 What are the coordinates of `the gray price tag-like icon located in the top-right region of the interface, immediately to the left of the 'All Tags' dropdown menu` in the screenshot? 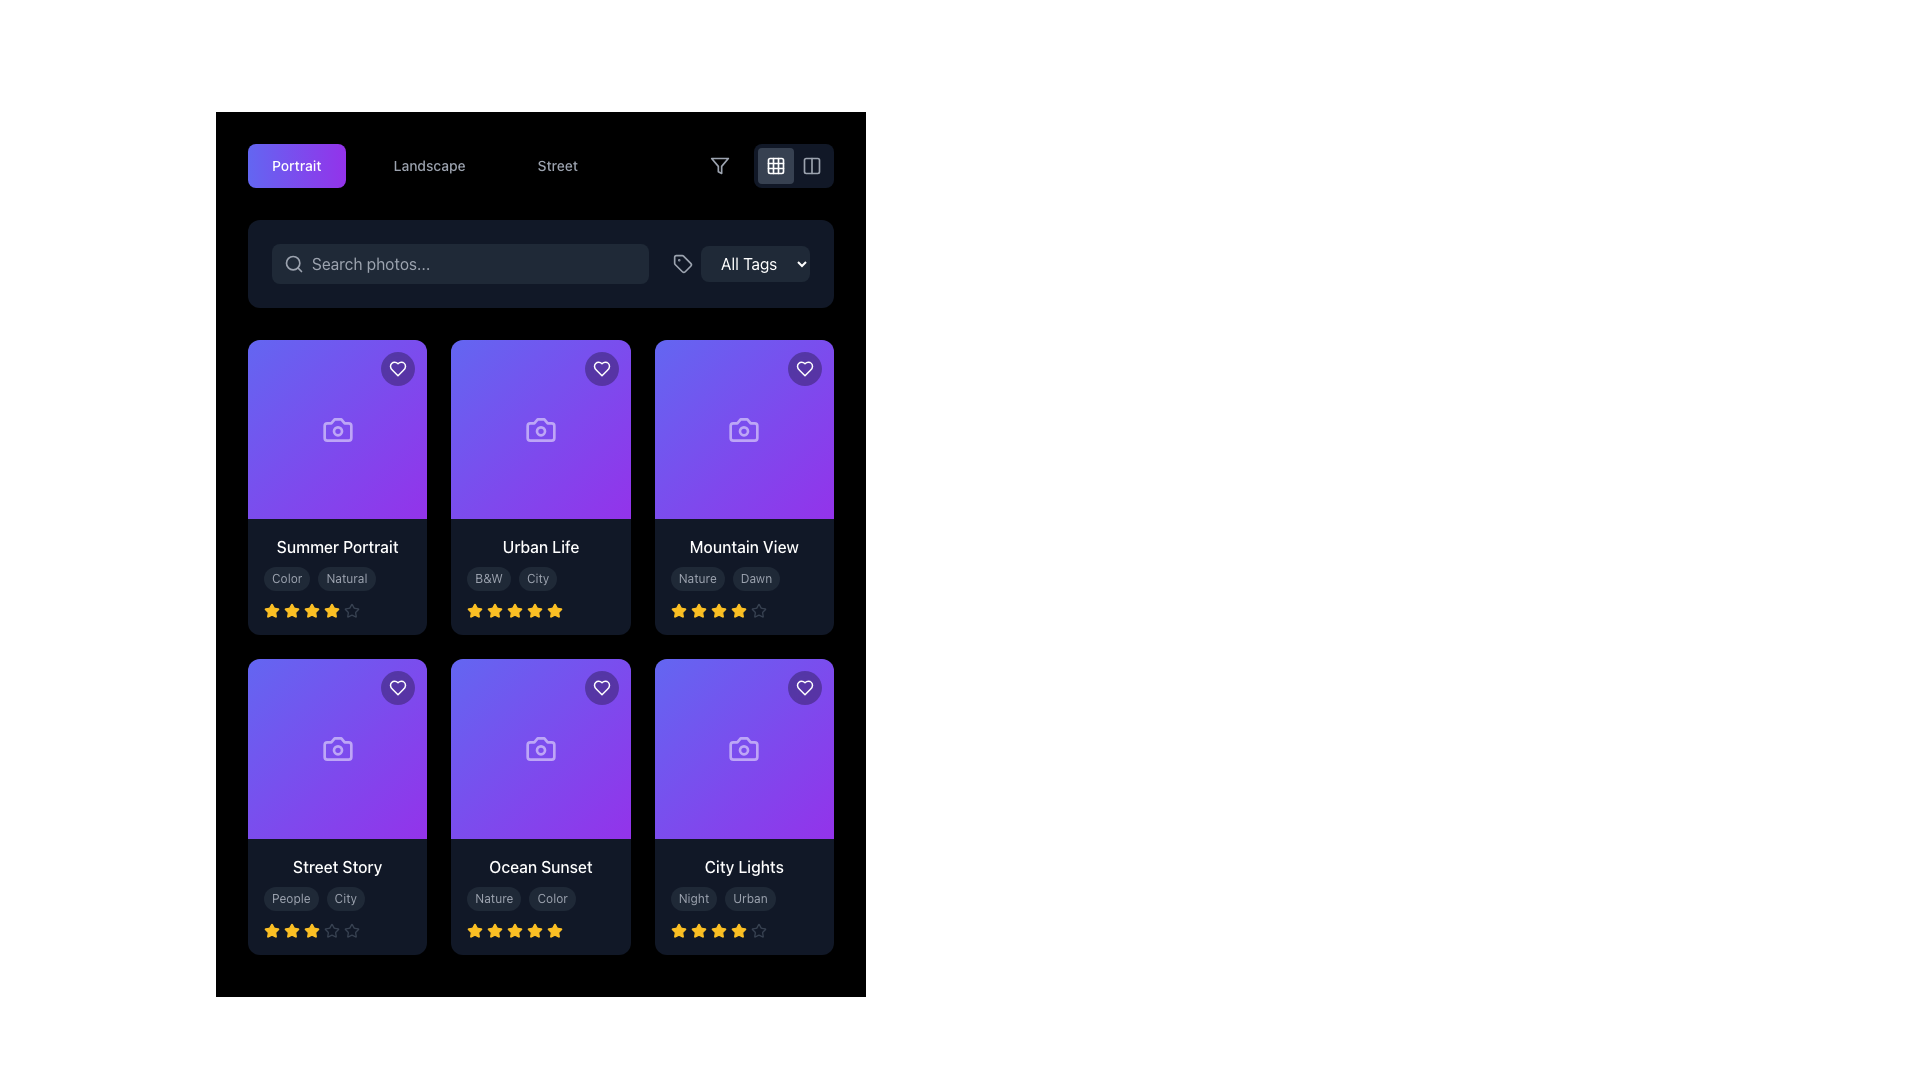 It's located at (682, 262).